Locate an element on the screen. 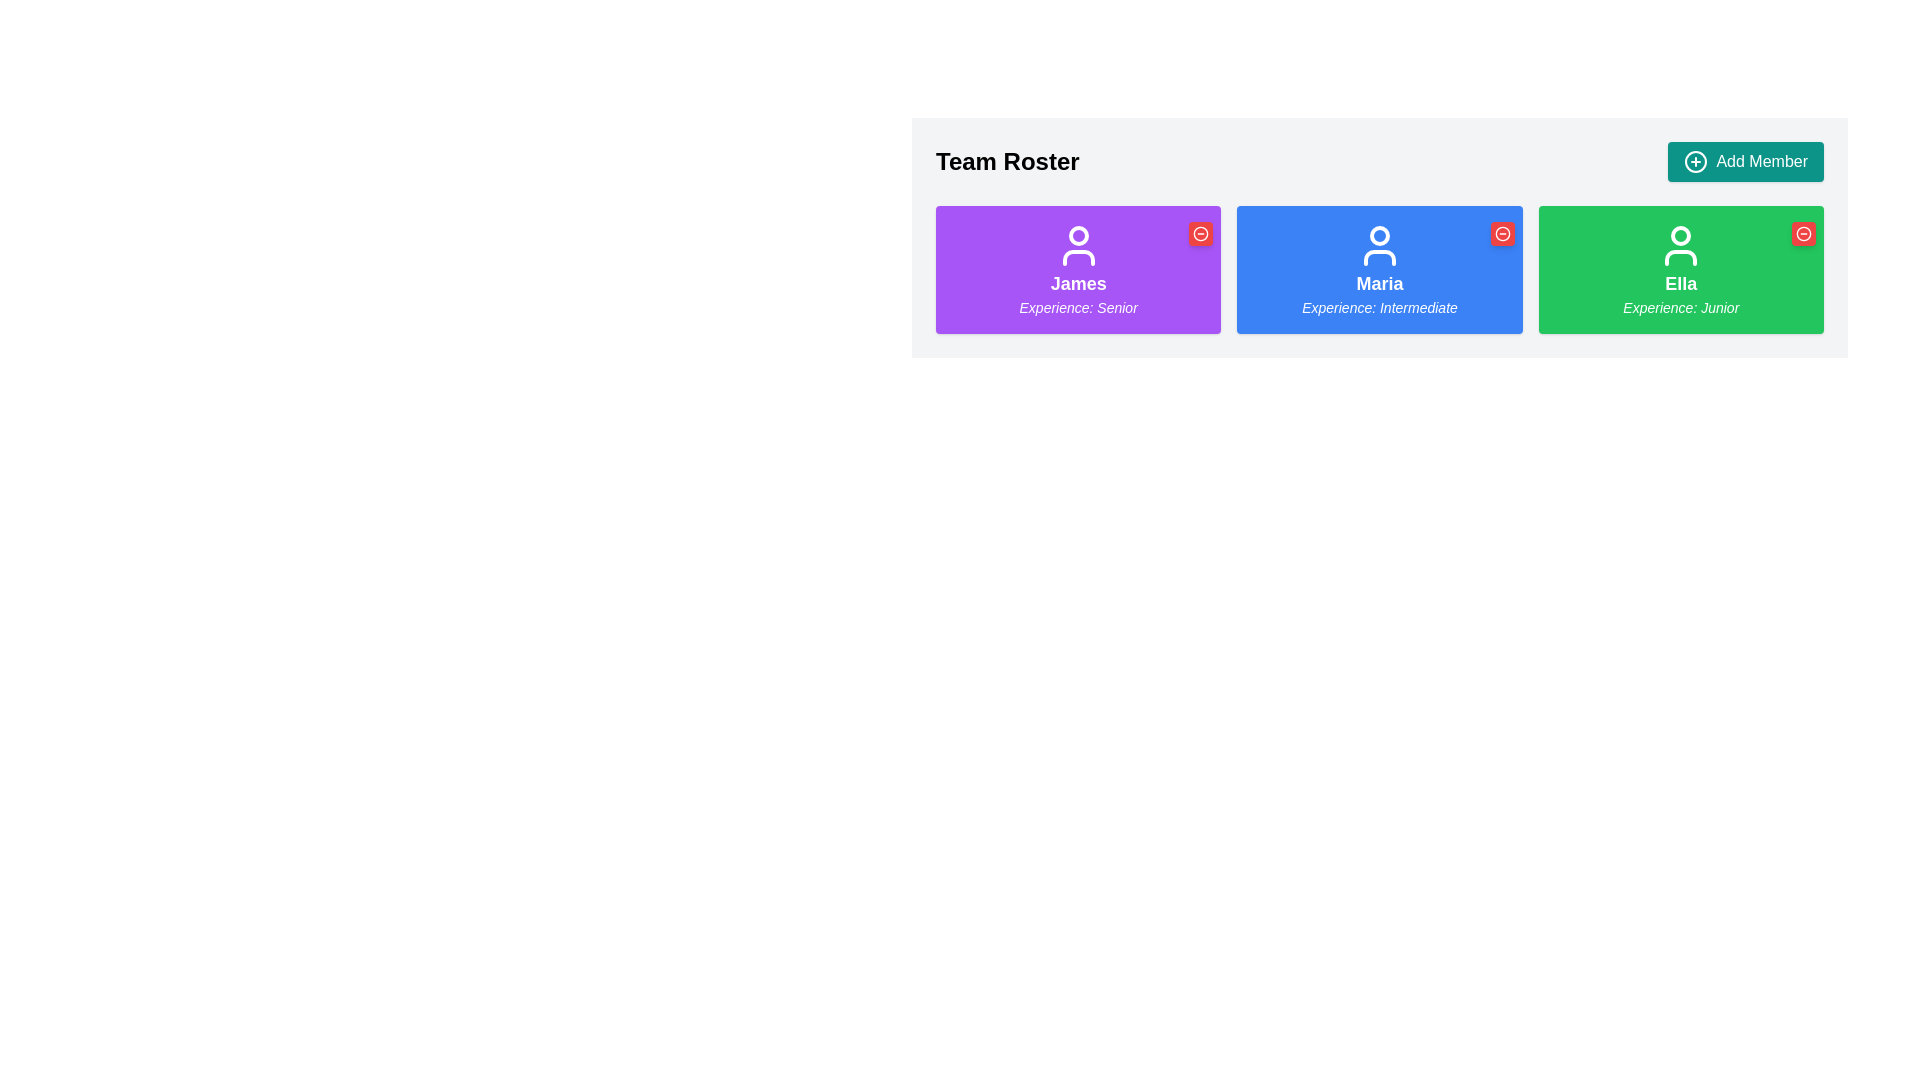  the button located in the upper-right corner of the card labeled 'Maria' to possibly trigger a tooltip is located at coordinates (1502, 233).